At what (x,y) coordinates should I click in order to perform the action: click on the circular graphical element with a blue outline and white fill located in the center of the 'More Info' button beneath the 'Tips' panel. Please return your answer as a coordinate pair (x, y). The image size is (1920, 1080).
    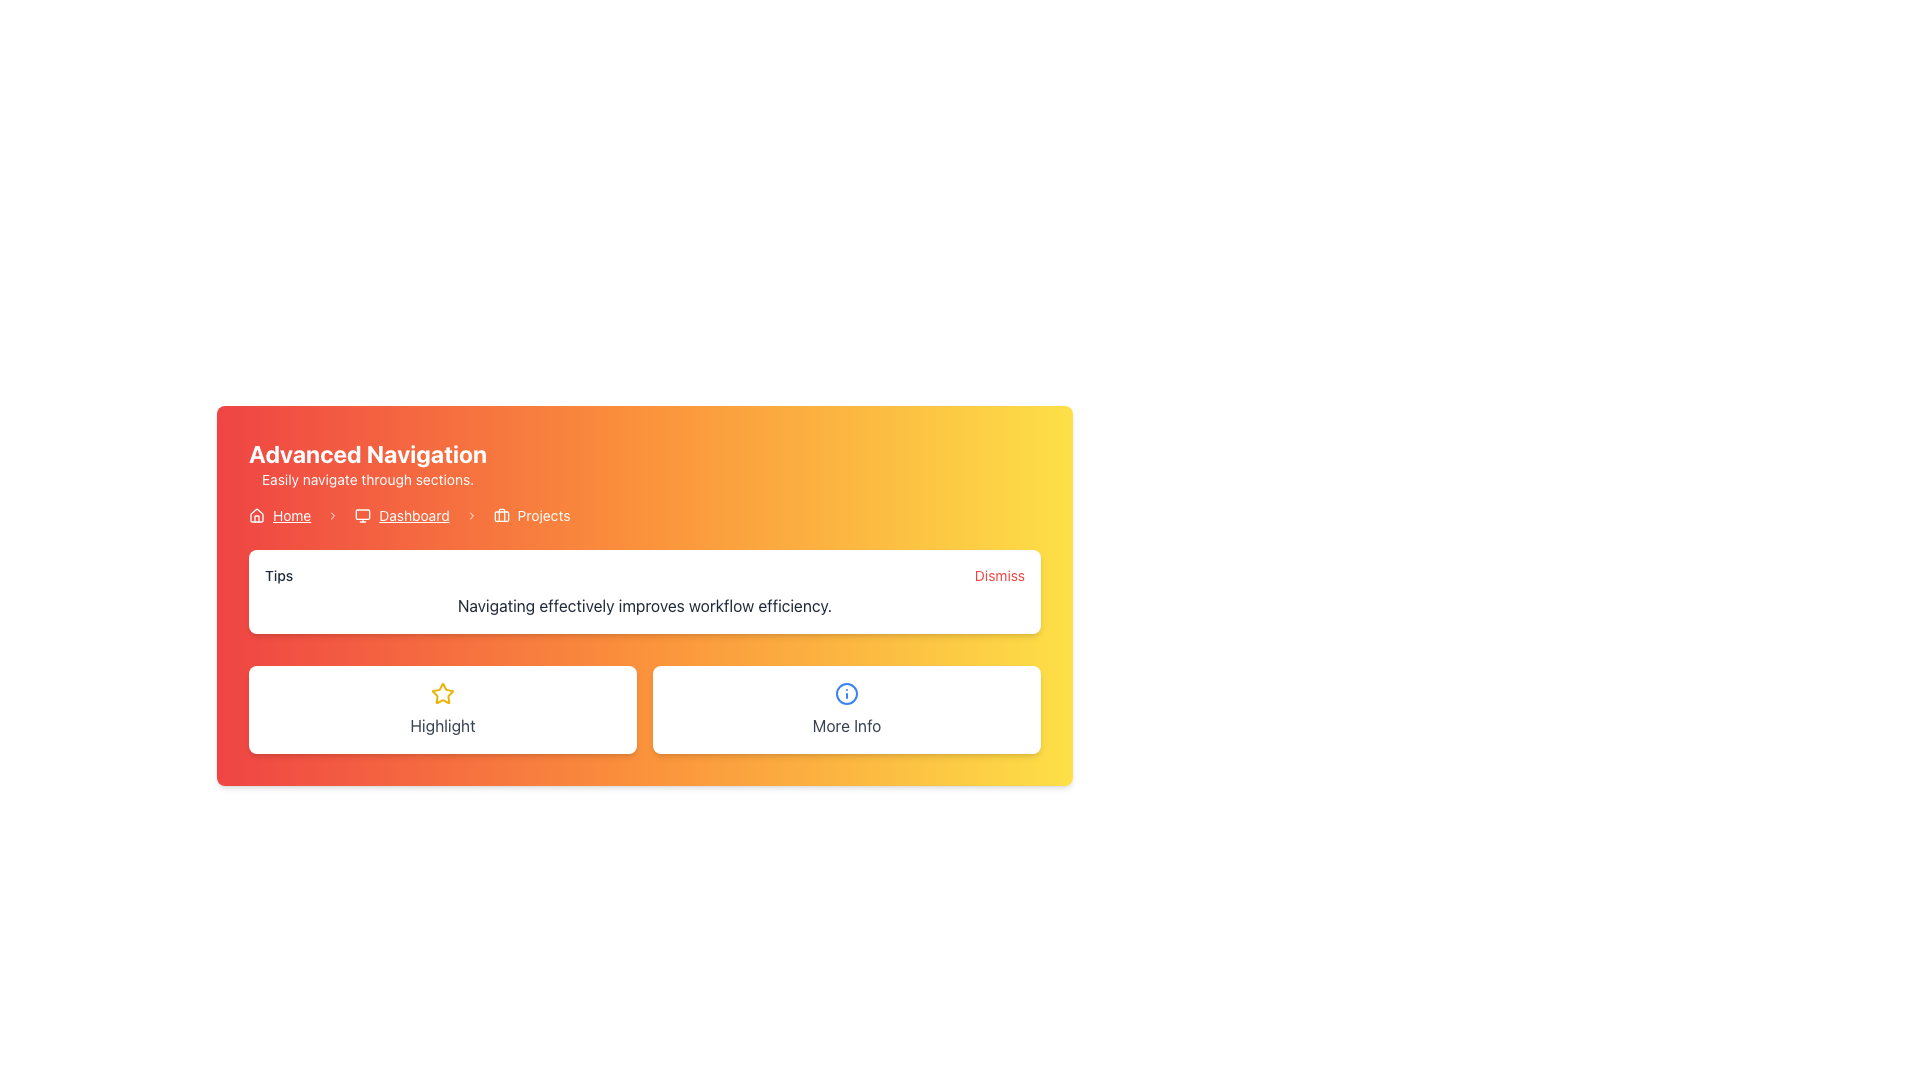
    Looking at the image, I should click on (846, 693).